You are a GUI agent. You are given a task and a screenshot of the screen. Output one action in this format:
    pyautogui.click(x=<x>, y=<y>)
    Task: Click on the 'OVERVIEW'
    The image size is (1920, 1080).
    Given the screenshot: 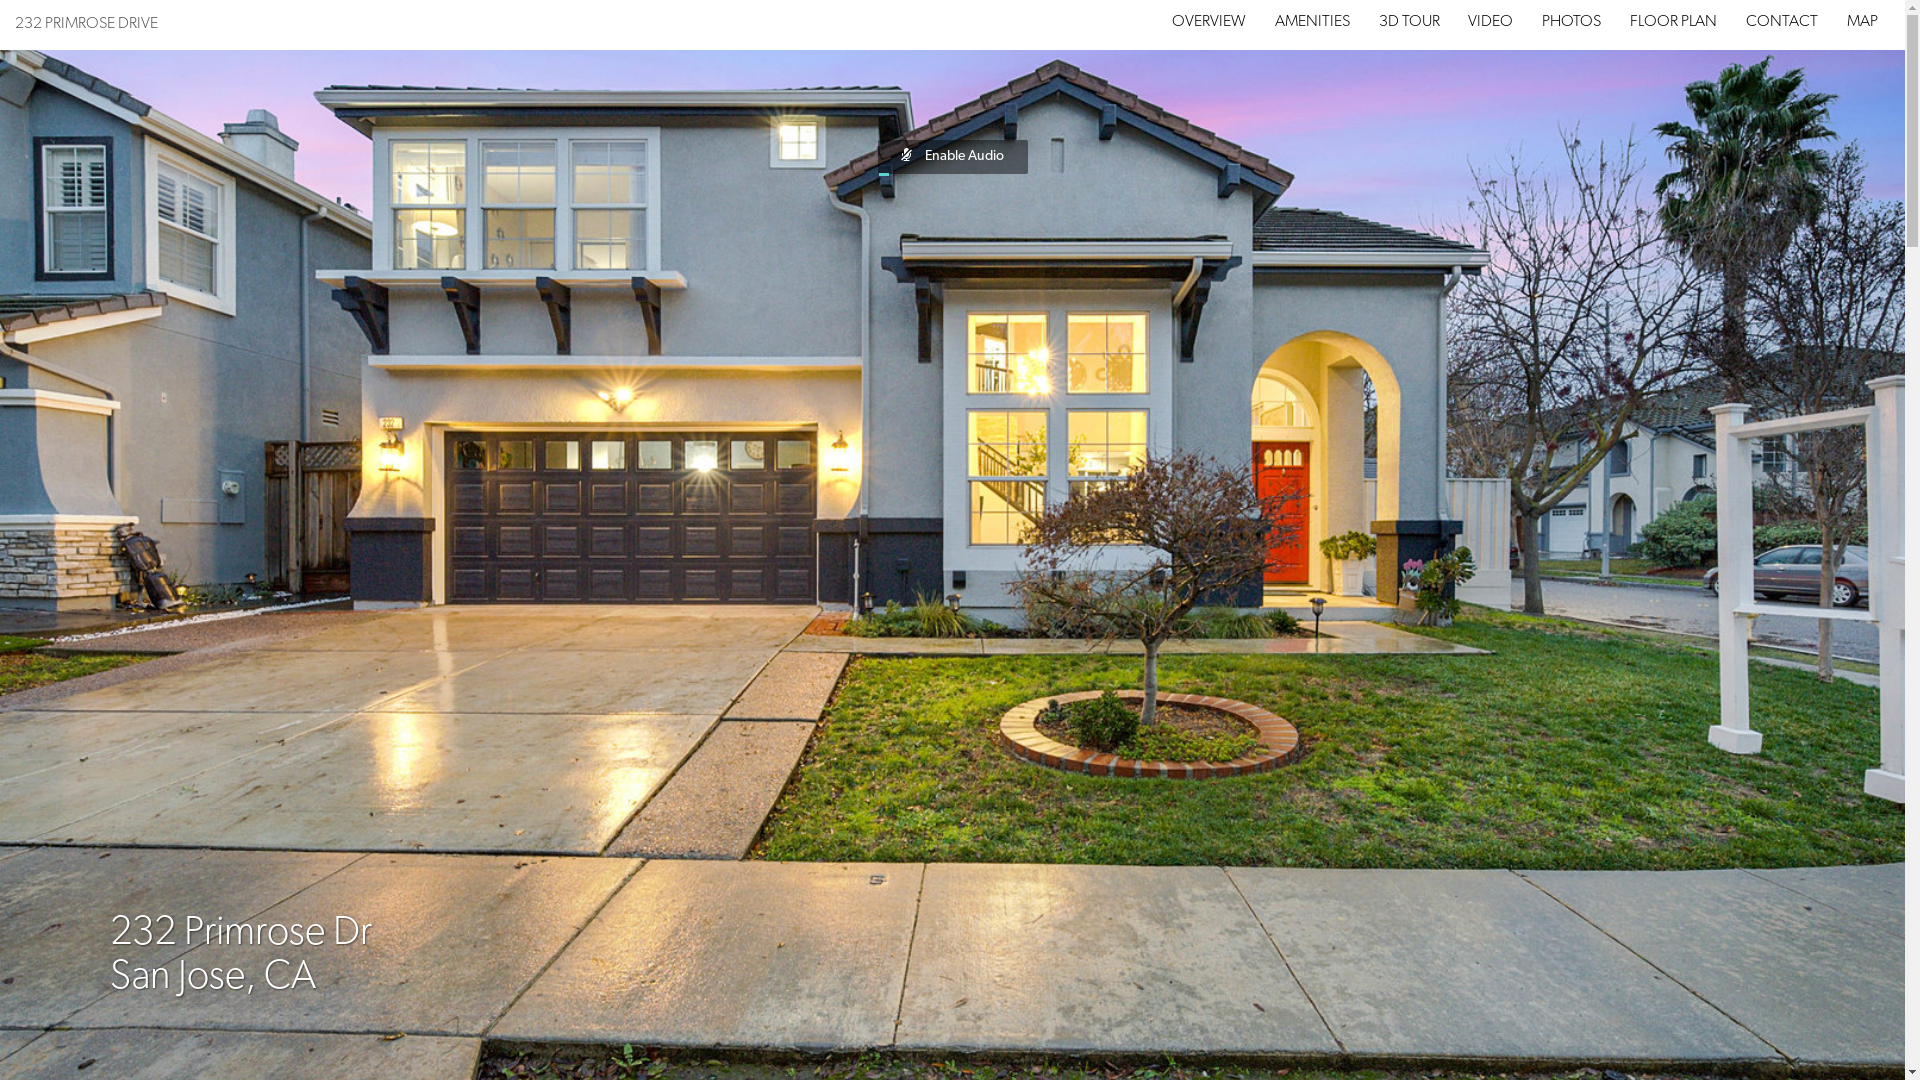 What is the action you would take?
    pyautogui.click(x=1208, y=22)
    